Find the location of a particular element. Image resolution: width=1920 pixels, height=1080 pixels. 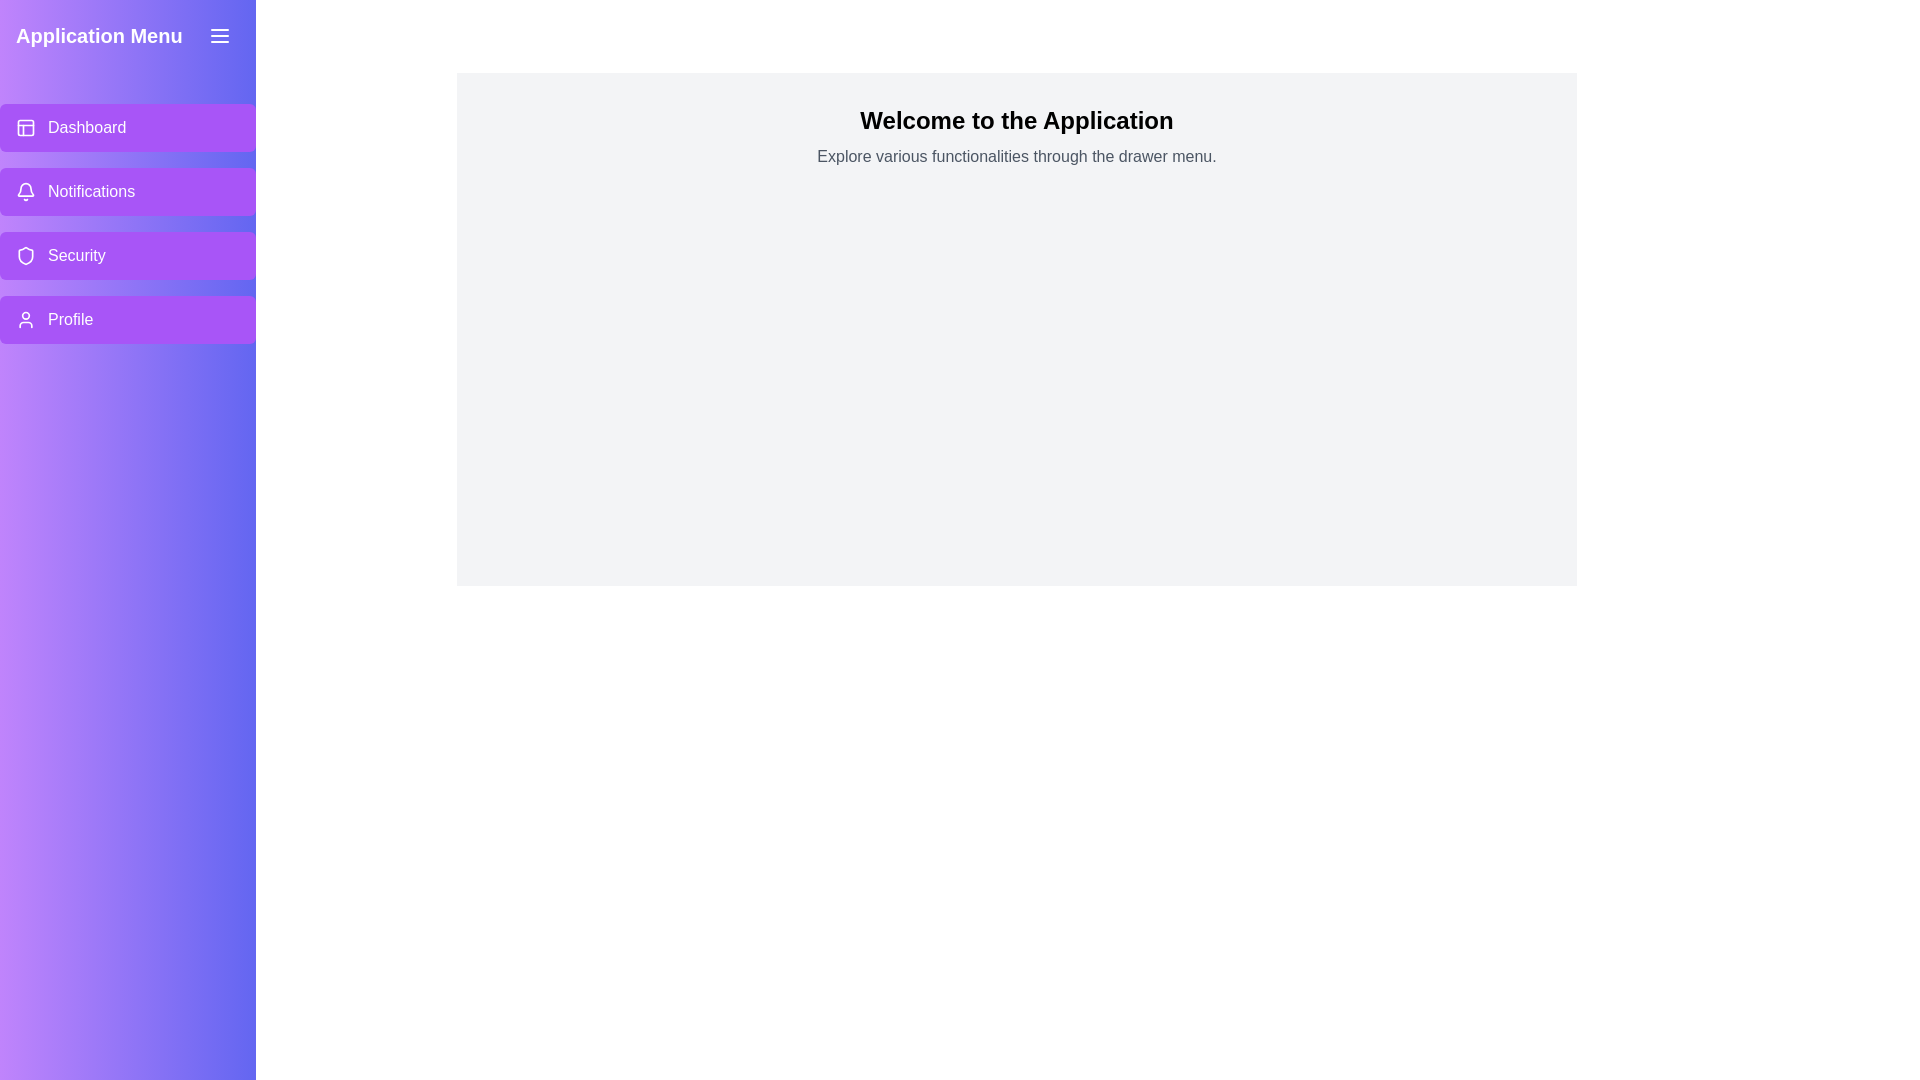

the menu item labeled Security to highlight it is located at coordinates (127, 254).